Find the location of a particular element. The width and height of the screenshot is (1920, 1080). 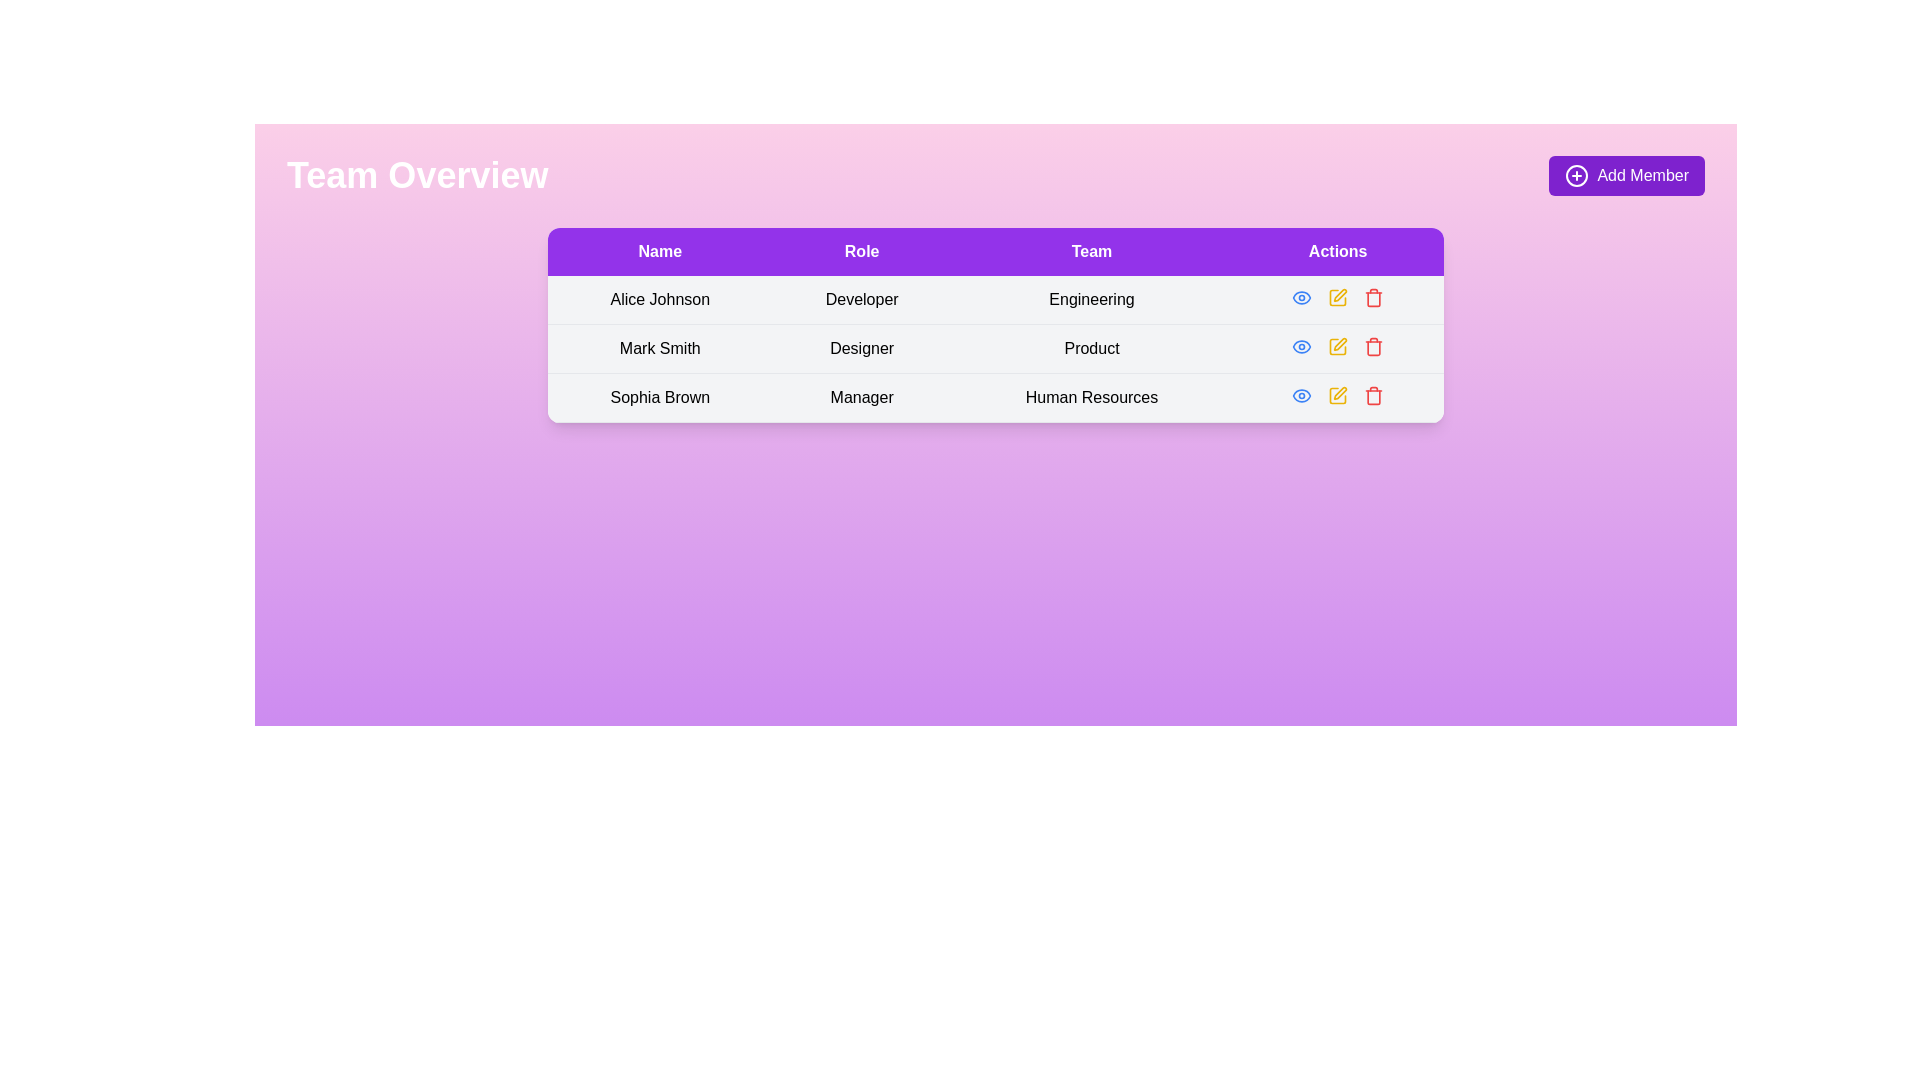

the text cell displaying 'Product' in the 'Team' column under the row labeled 'Mark Smith.' is located at coordinates (1091, 347).